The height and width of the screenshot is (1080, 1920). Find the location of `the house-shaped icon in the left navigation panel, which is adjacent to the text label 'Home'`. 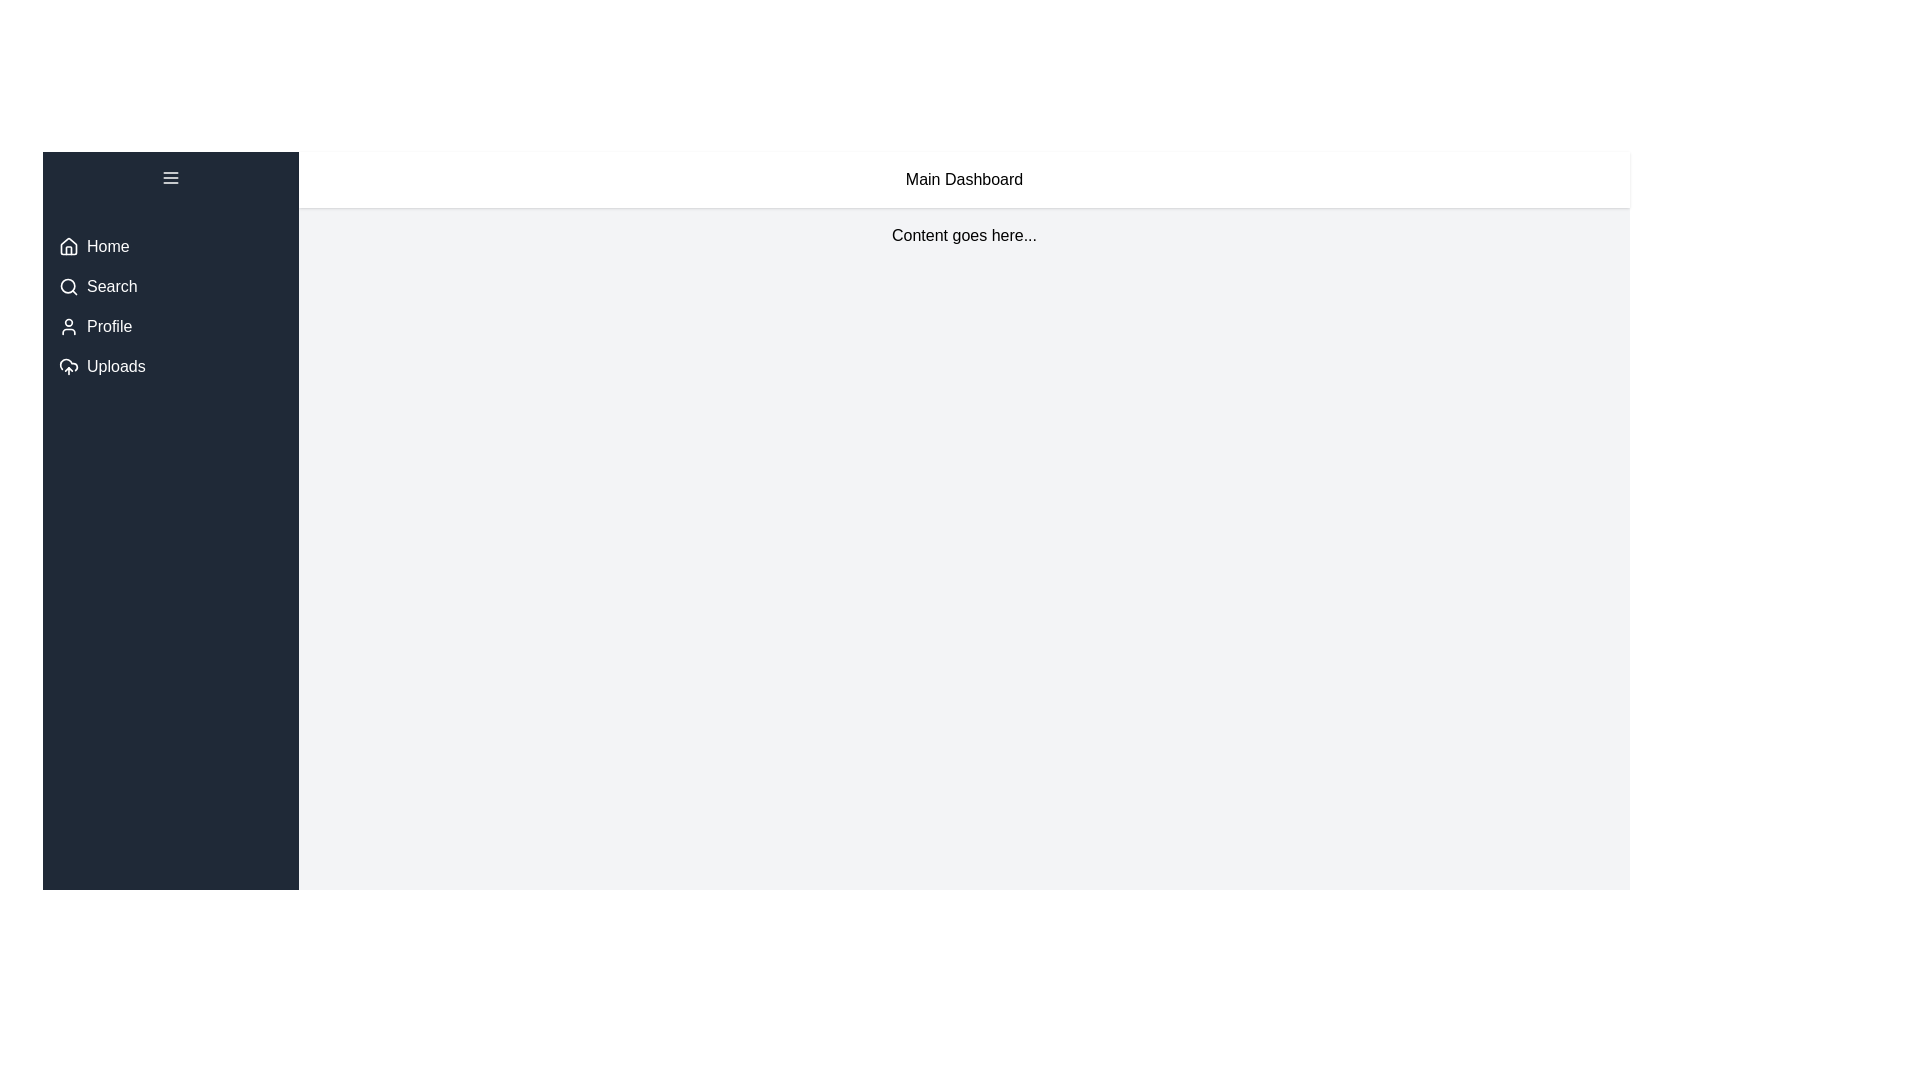

the house-shaped icon in the left navigation panel, which is adjacent to the text label 'Home' is located at coordinates (68, 245).